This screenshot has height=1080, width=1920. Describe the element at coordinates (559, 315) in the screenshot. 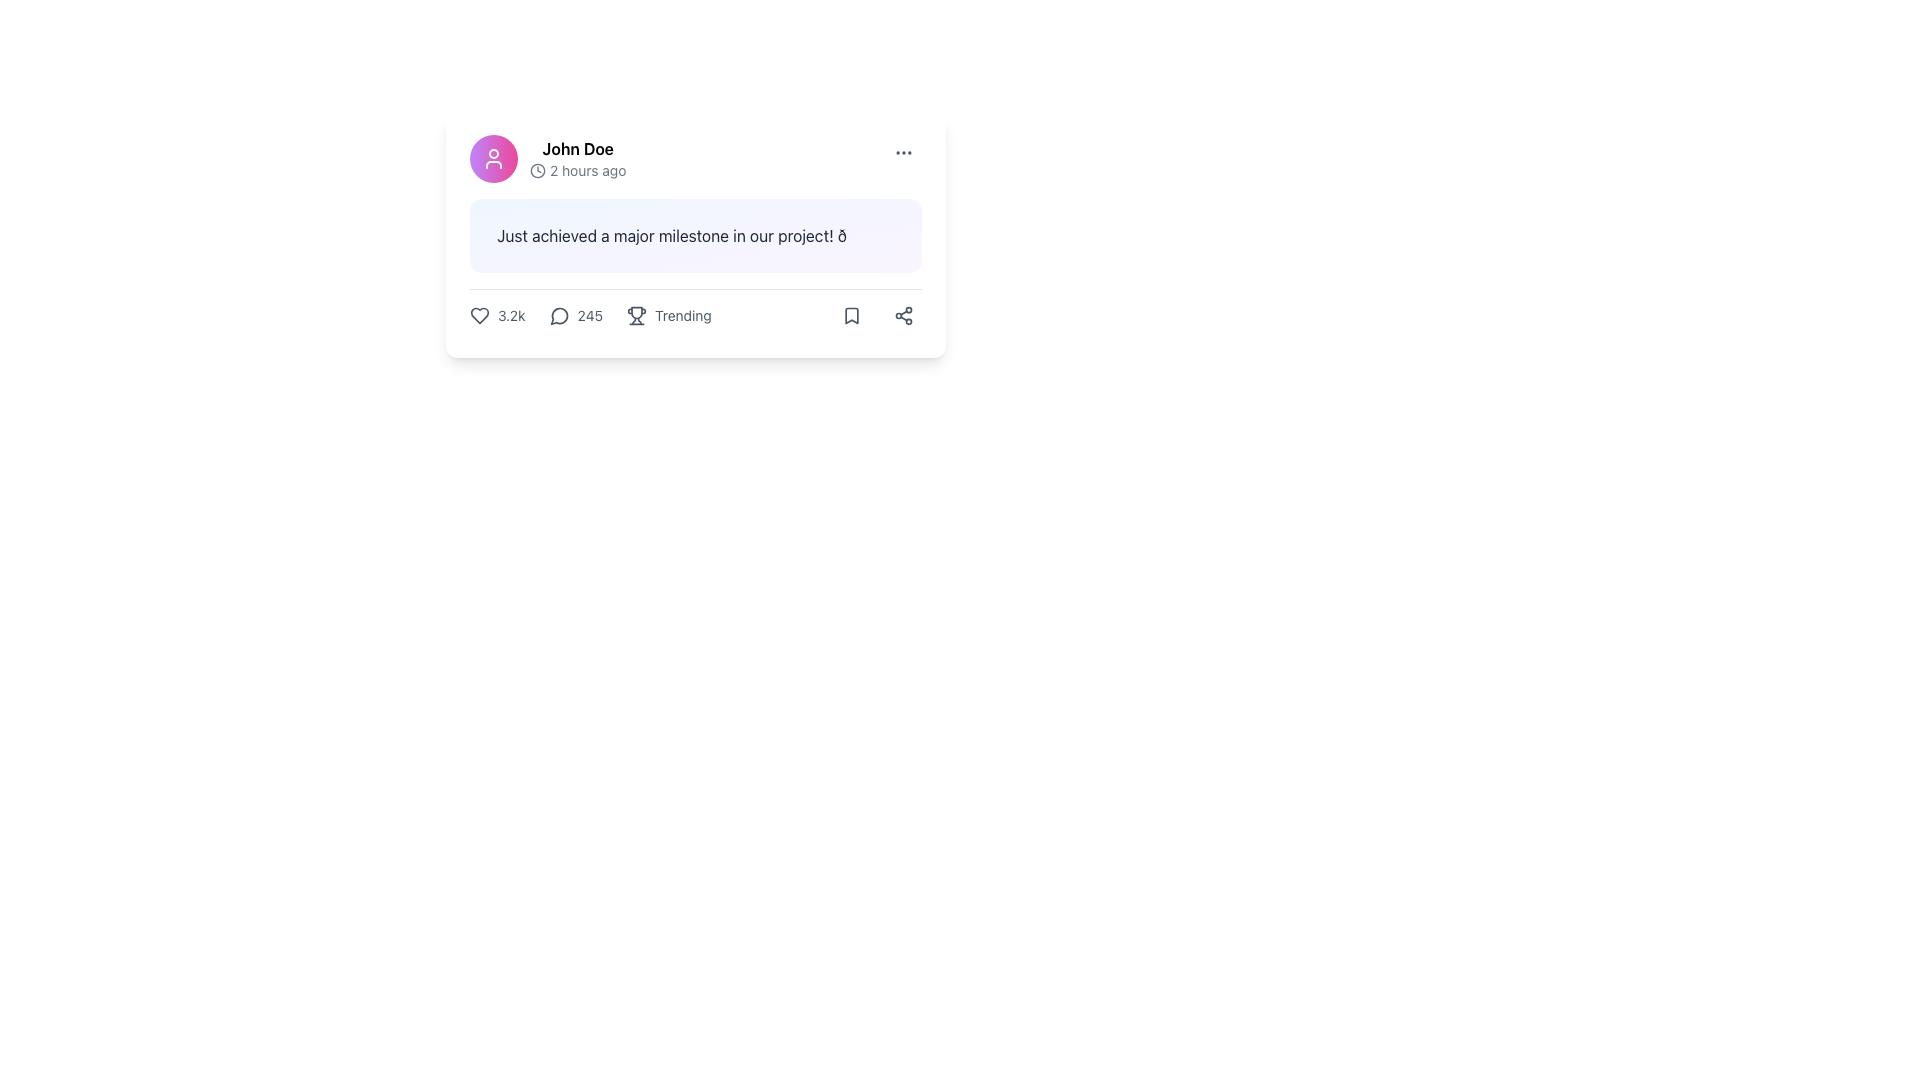

I see `the comment icon, which is the first icon in the group below the post content, to observe its interactive styling change` at that location.